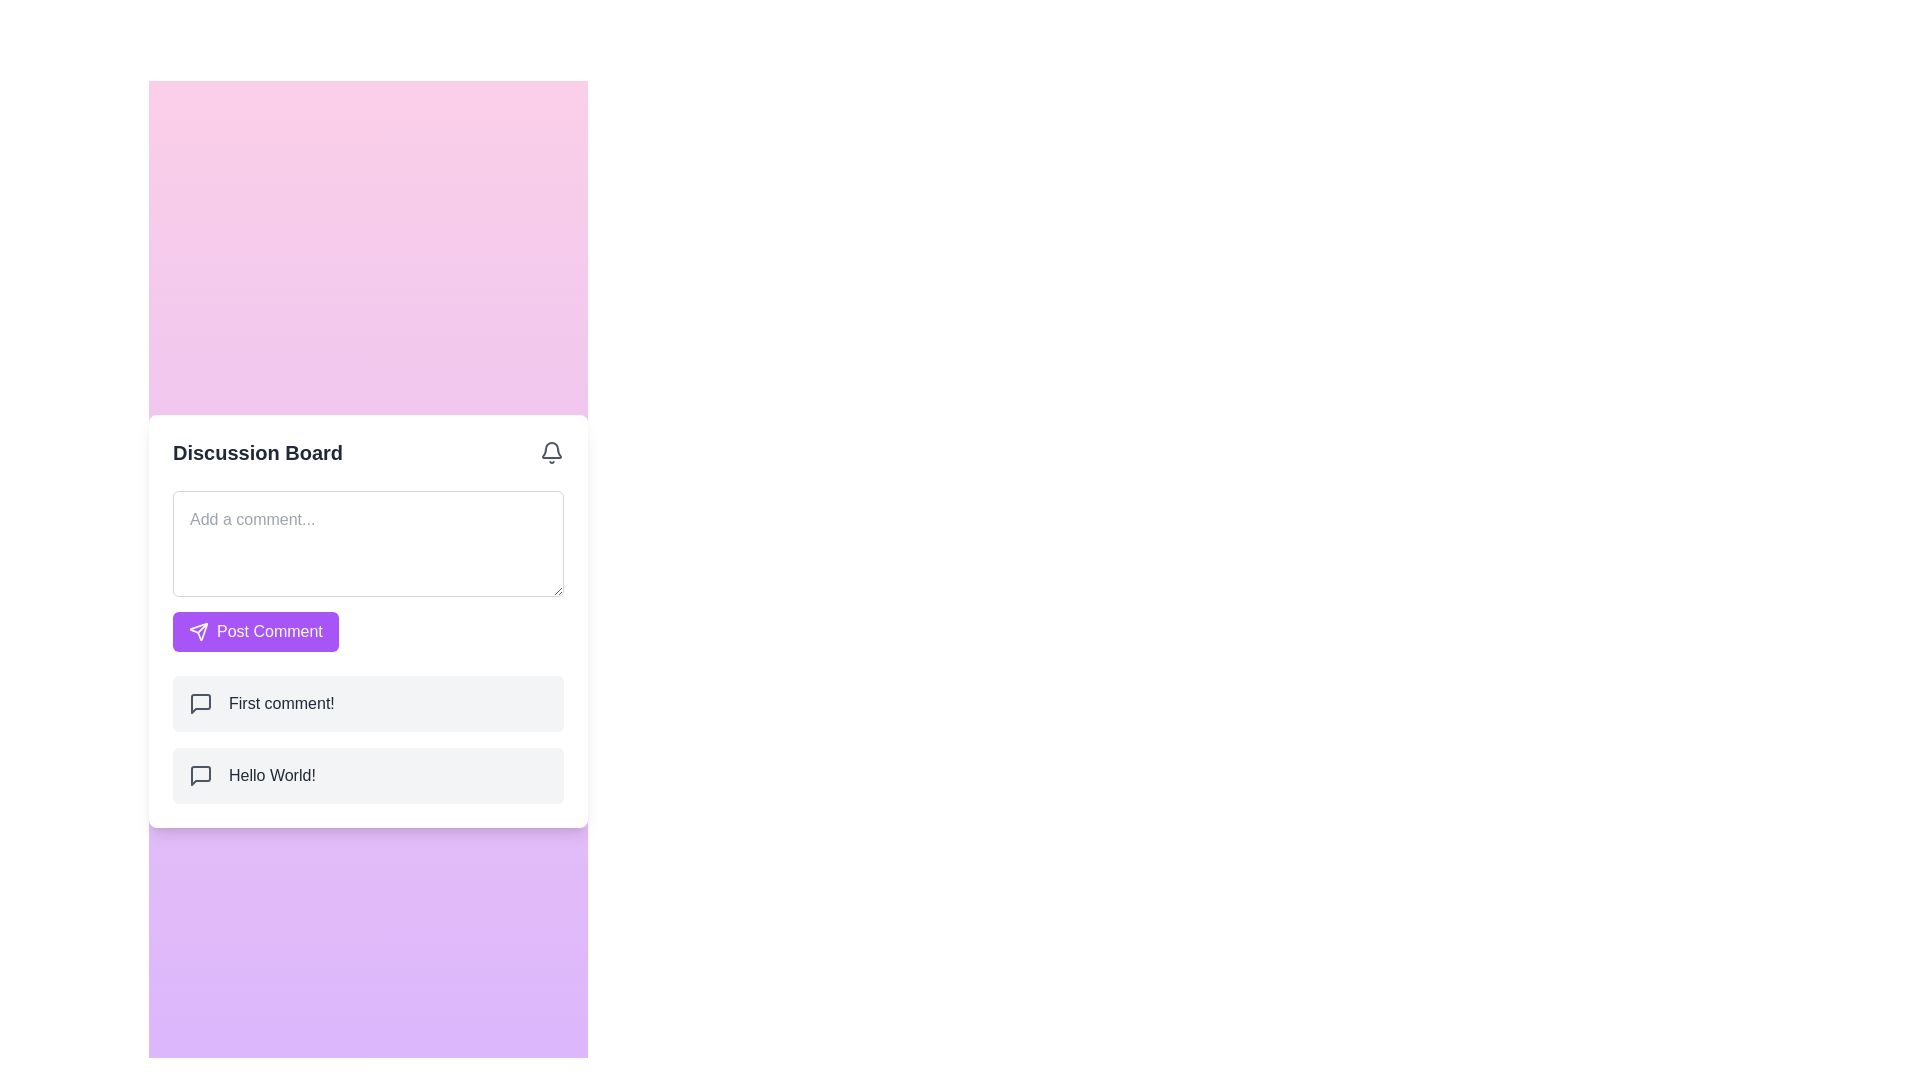  I want to click on the 'send' icon located on the left side of the 'Post Comment' button, which indicates the action of submitting a comment, so click(198, 631).